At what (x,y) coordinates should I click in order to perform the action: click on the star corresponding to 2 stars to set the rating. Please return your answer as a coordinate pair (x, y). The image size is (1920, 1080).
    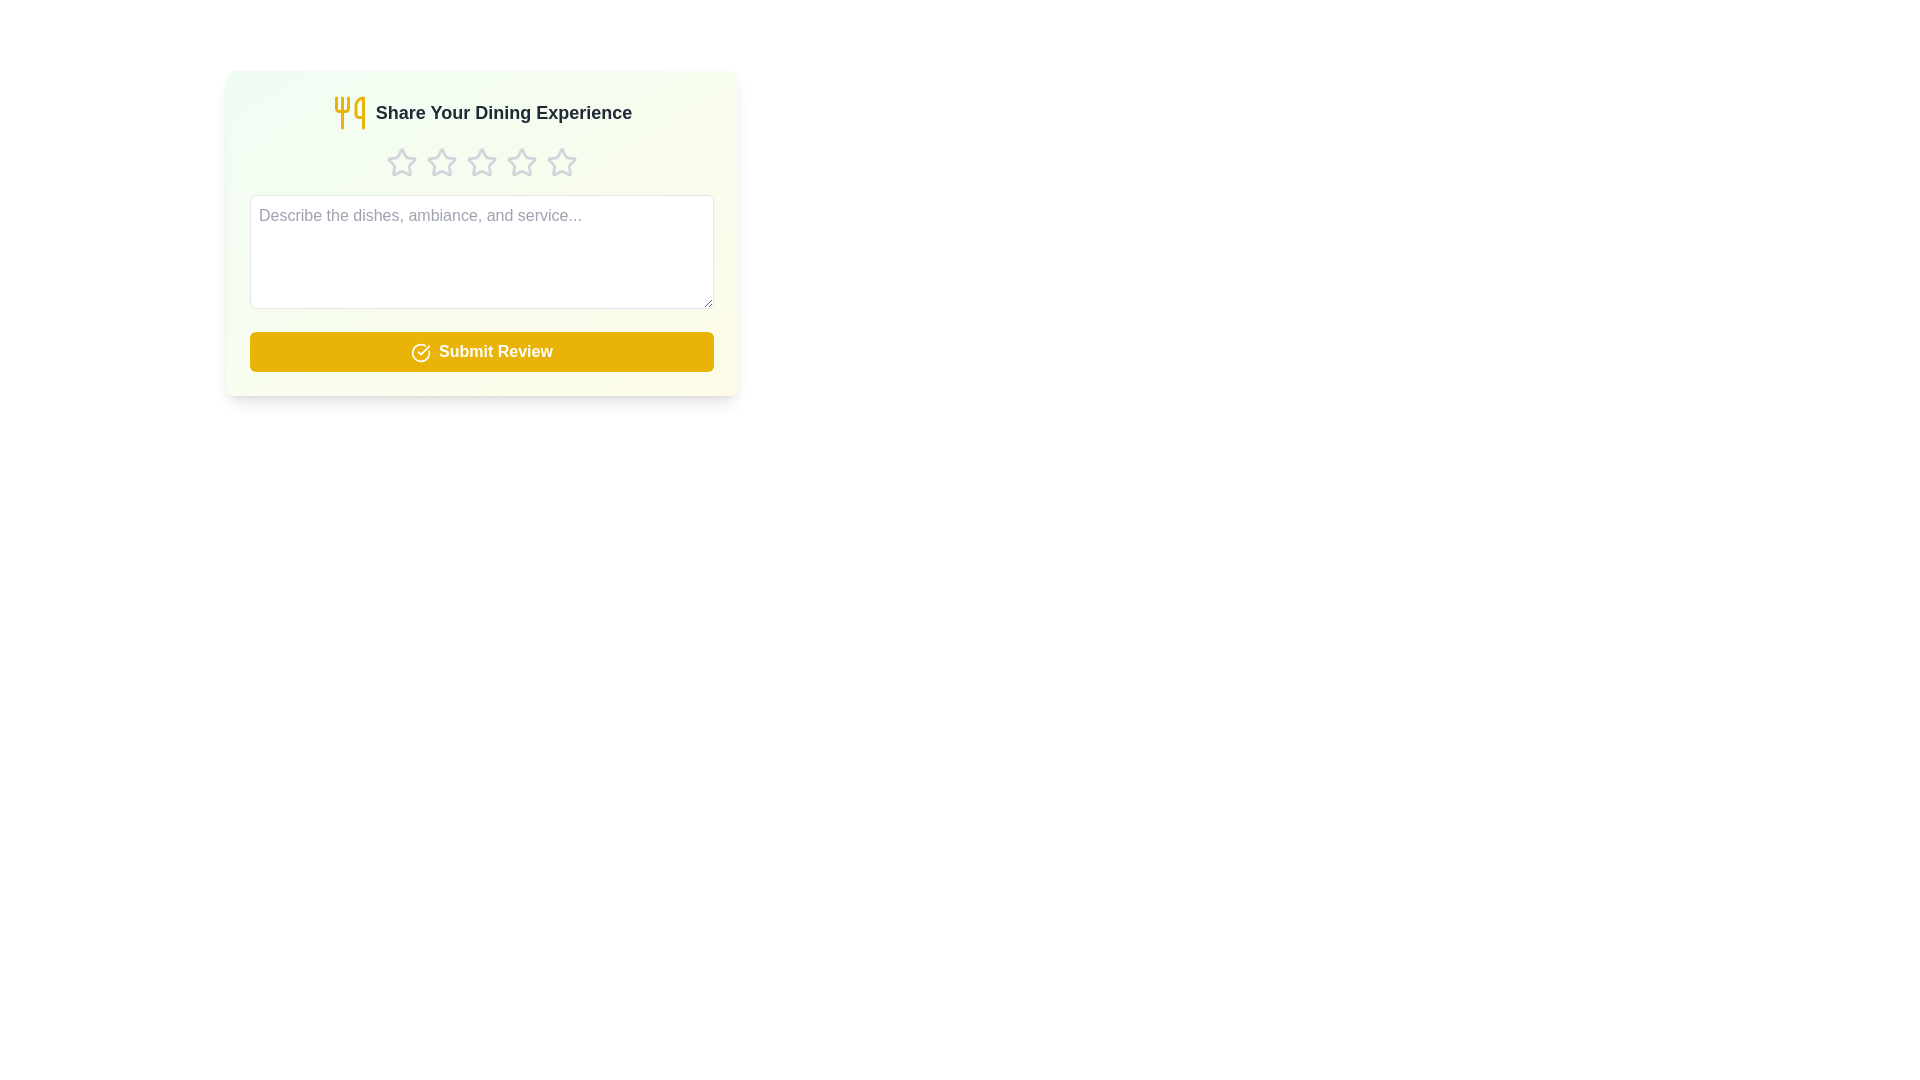
    Looking at the image, I should click on (440, 161).